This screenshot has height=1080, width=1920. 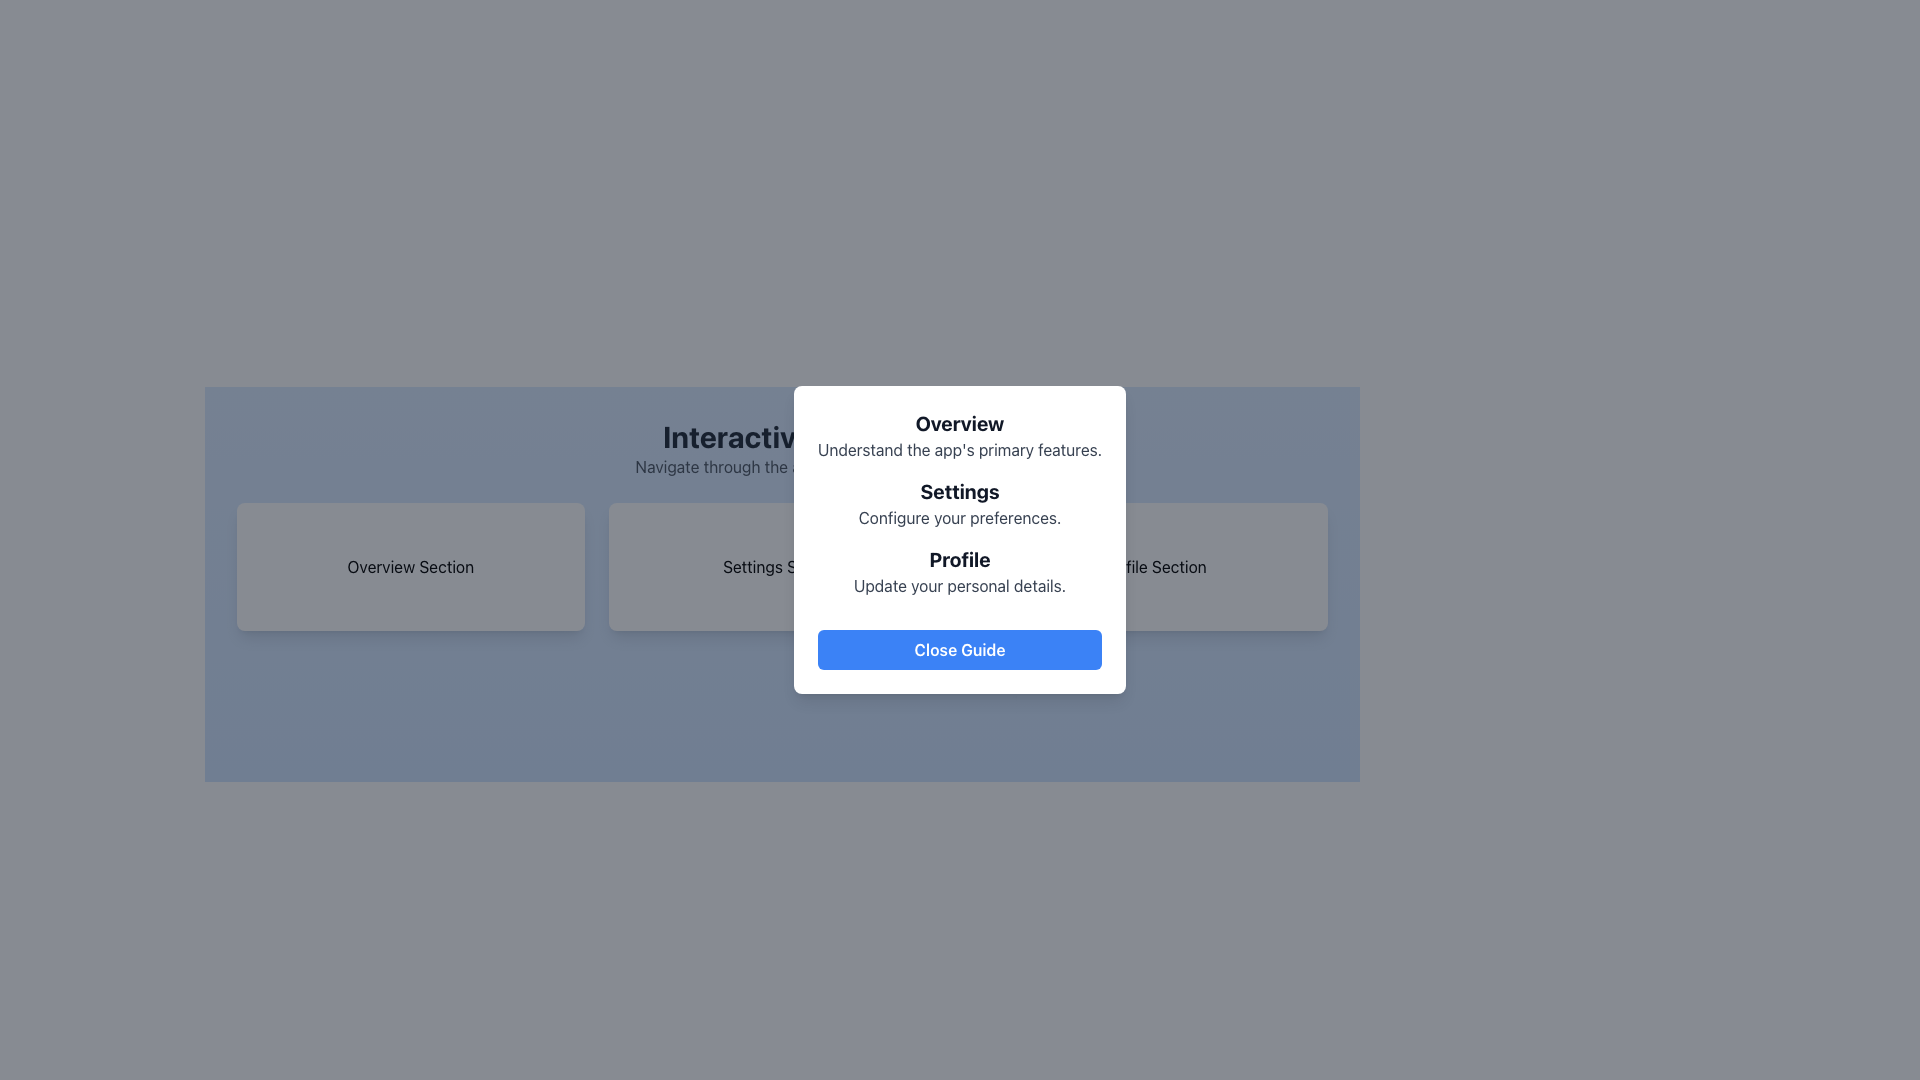 What do you see at coordinates (960, 585) in the screenshot?
I see `the informational text label that describes the purpose of the 'Profile' section in the dialog, positioned below the bold 'Profile' text` at bounding box center [960, 585].